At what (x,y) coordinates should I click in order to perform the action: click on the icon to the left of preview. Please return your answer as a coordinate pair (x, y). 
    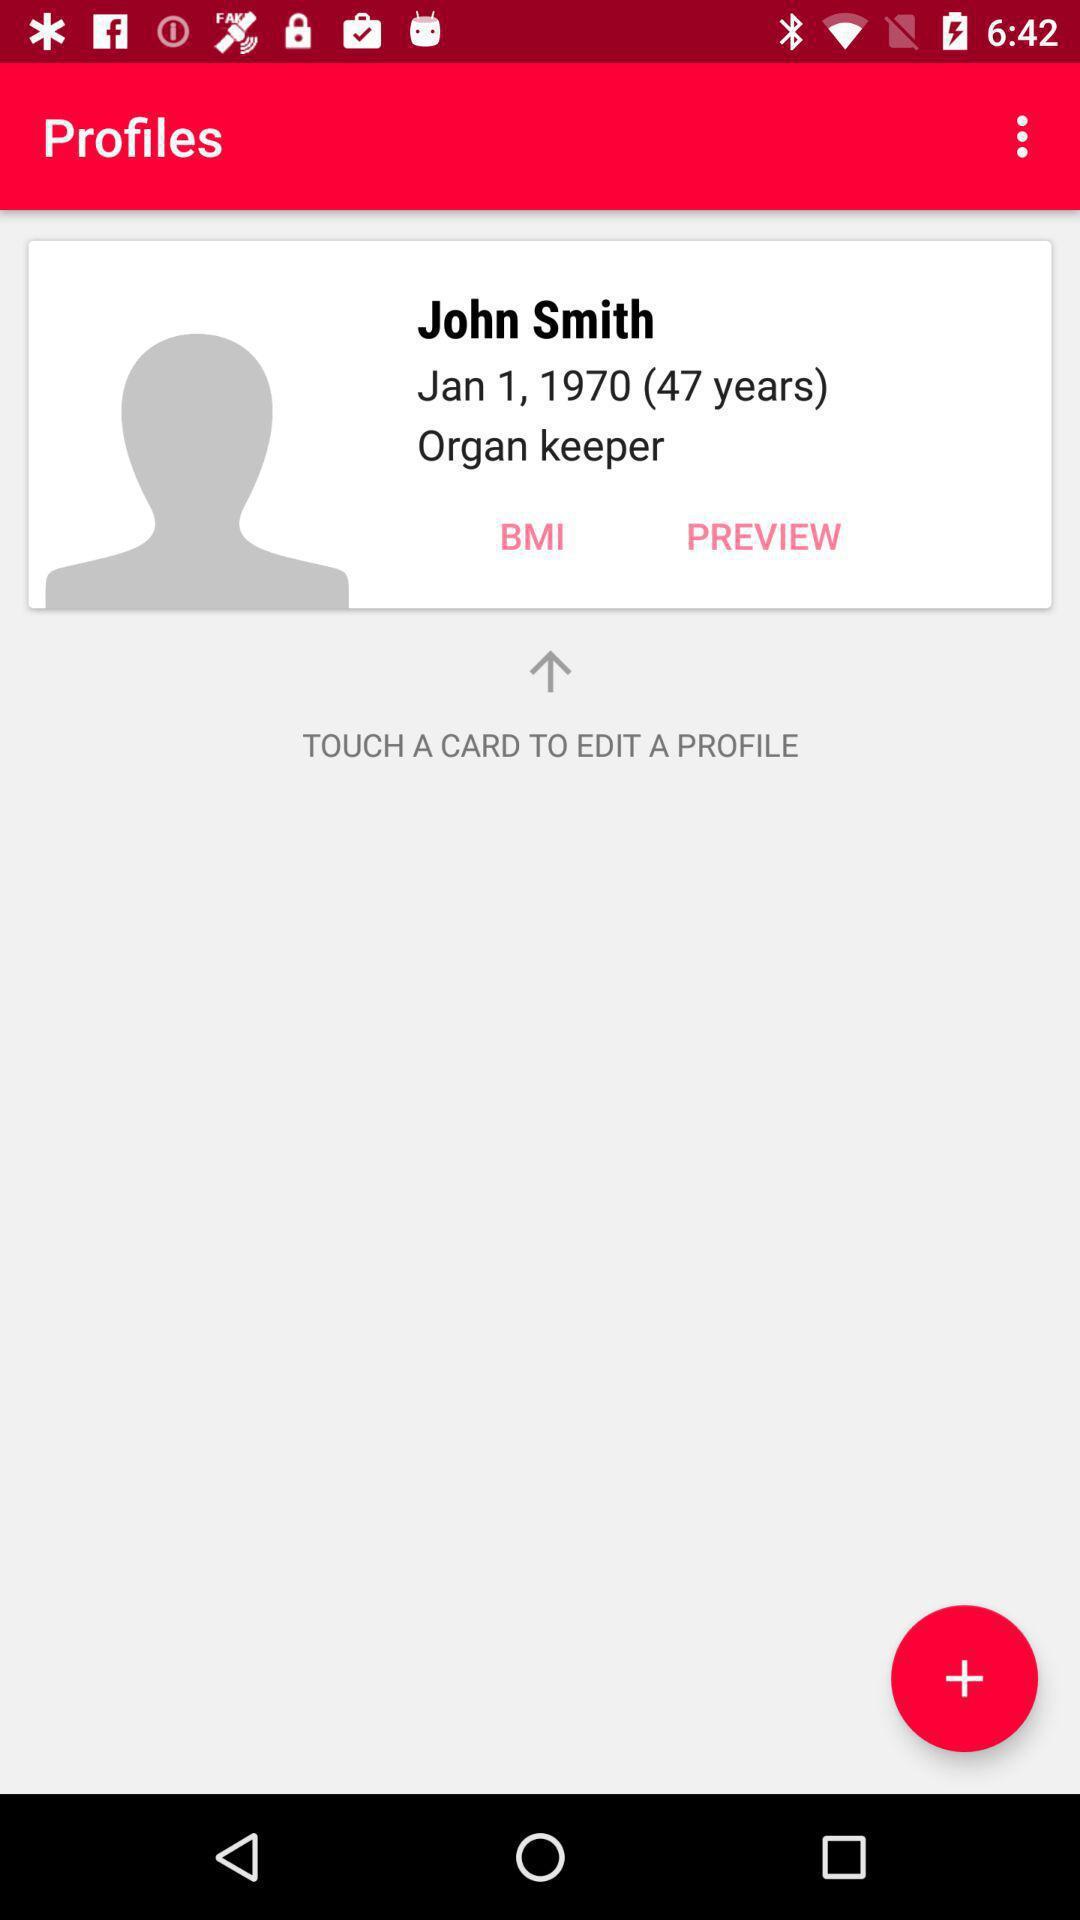
    Looking at the image, I should click on (531, 535).